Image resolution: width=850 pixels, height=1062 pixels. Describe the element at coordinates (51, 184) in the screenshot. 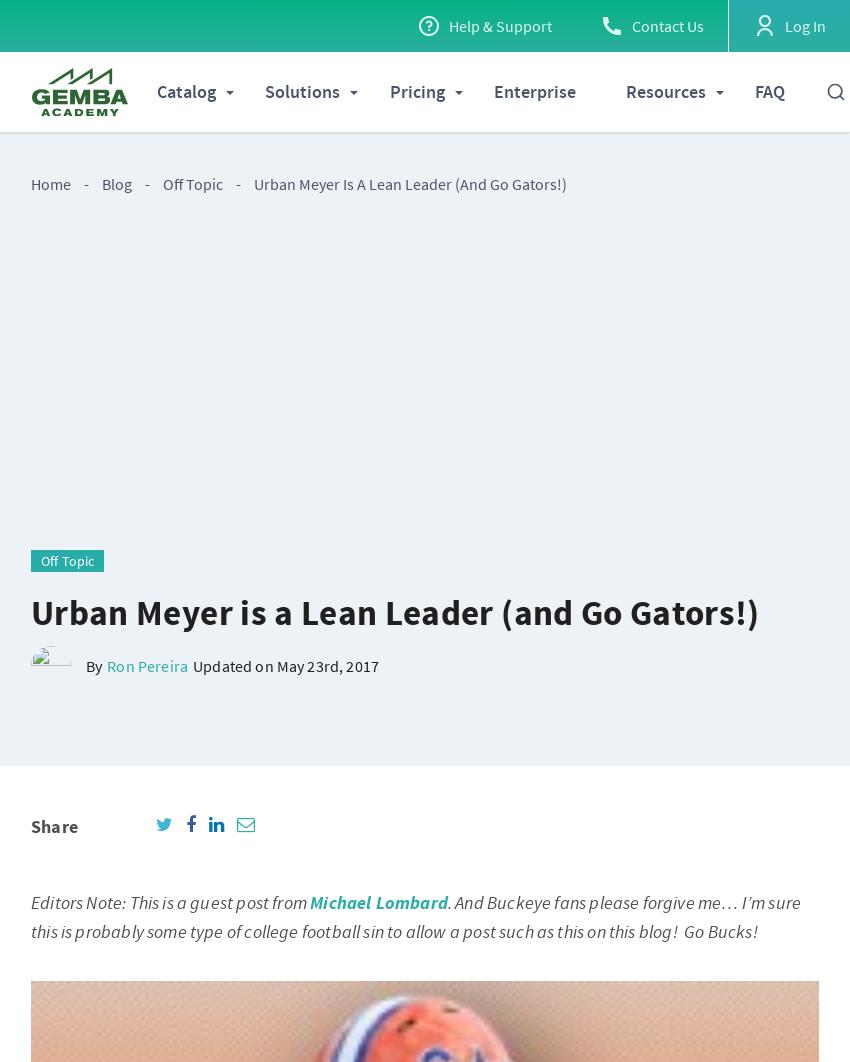

I see `'Home'` at that location.